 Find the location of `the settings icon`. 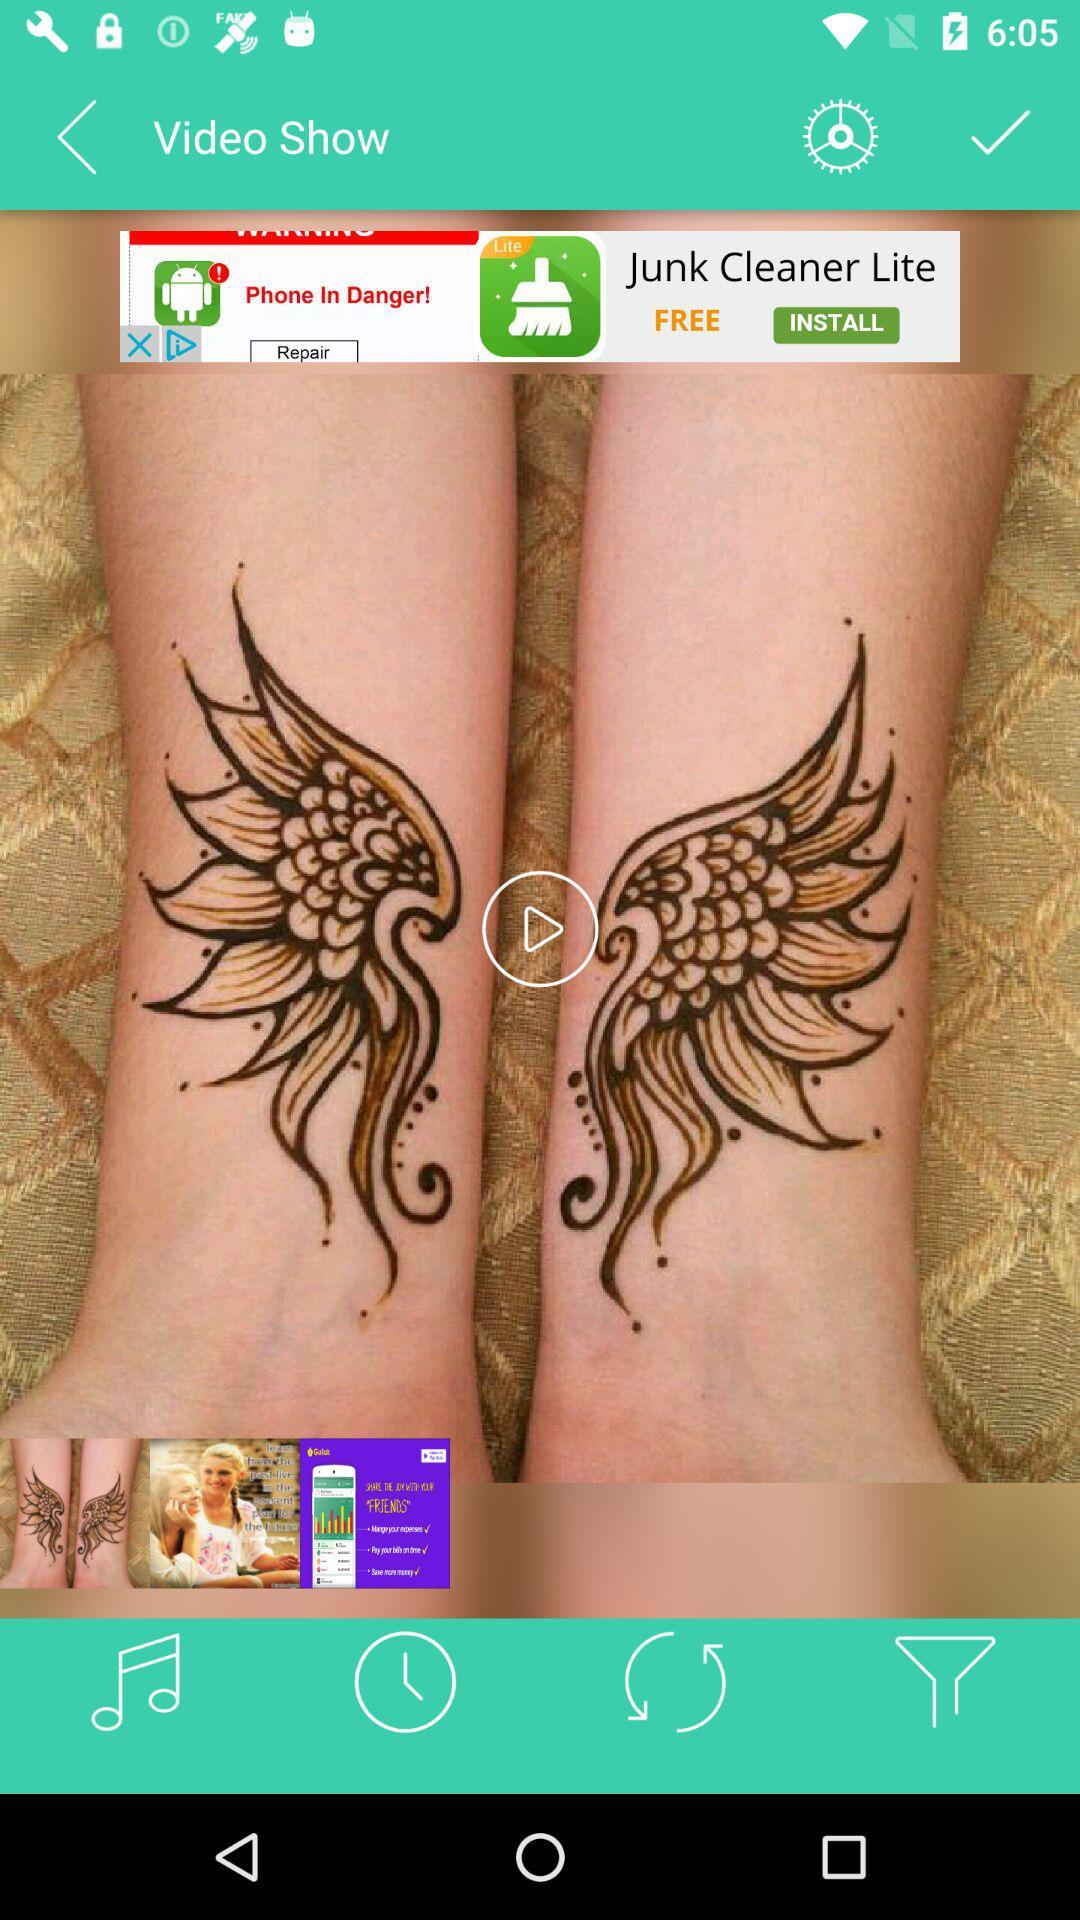

the settings icon is located at coordinates (840, 135).